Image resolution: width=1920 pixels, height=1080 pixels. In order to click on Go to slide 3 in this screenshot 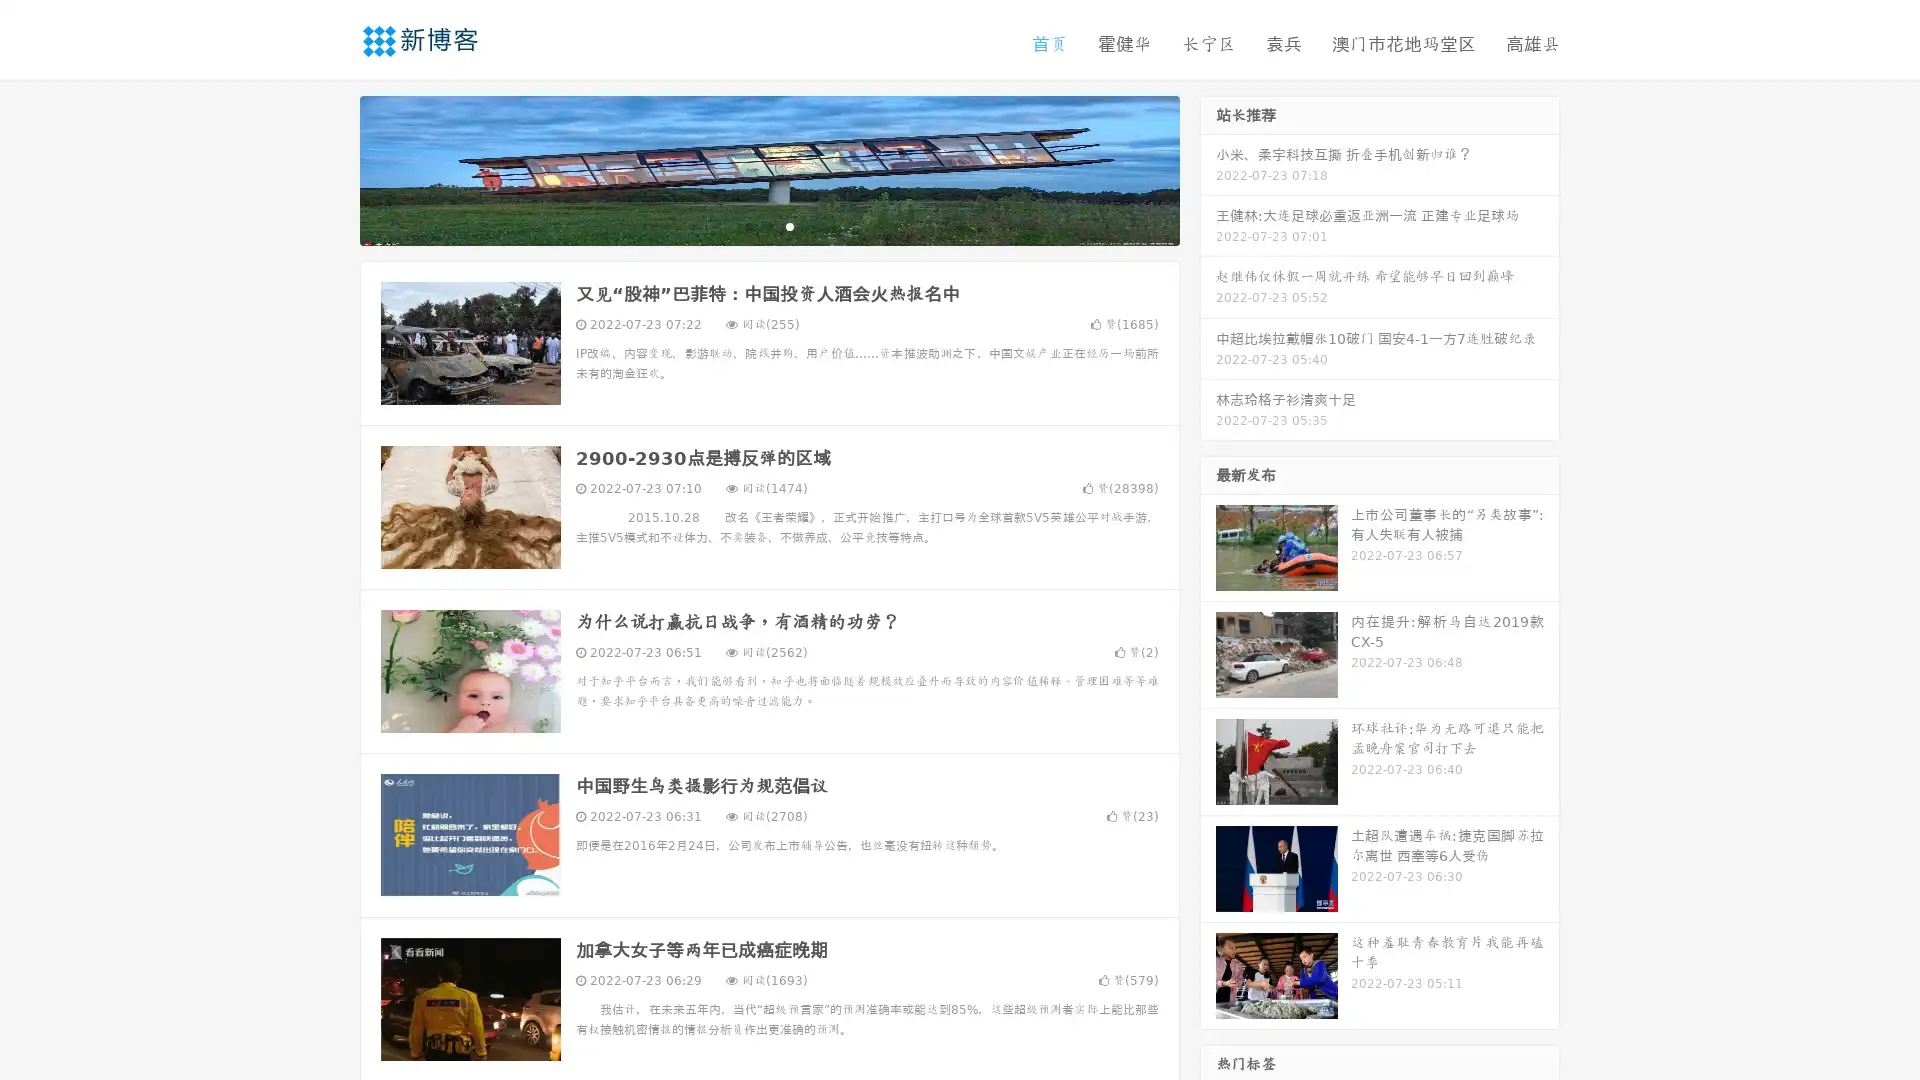, I will do `click(789, 225)`.